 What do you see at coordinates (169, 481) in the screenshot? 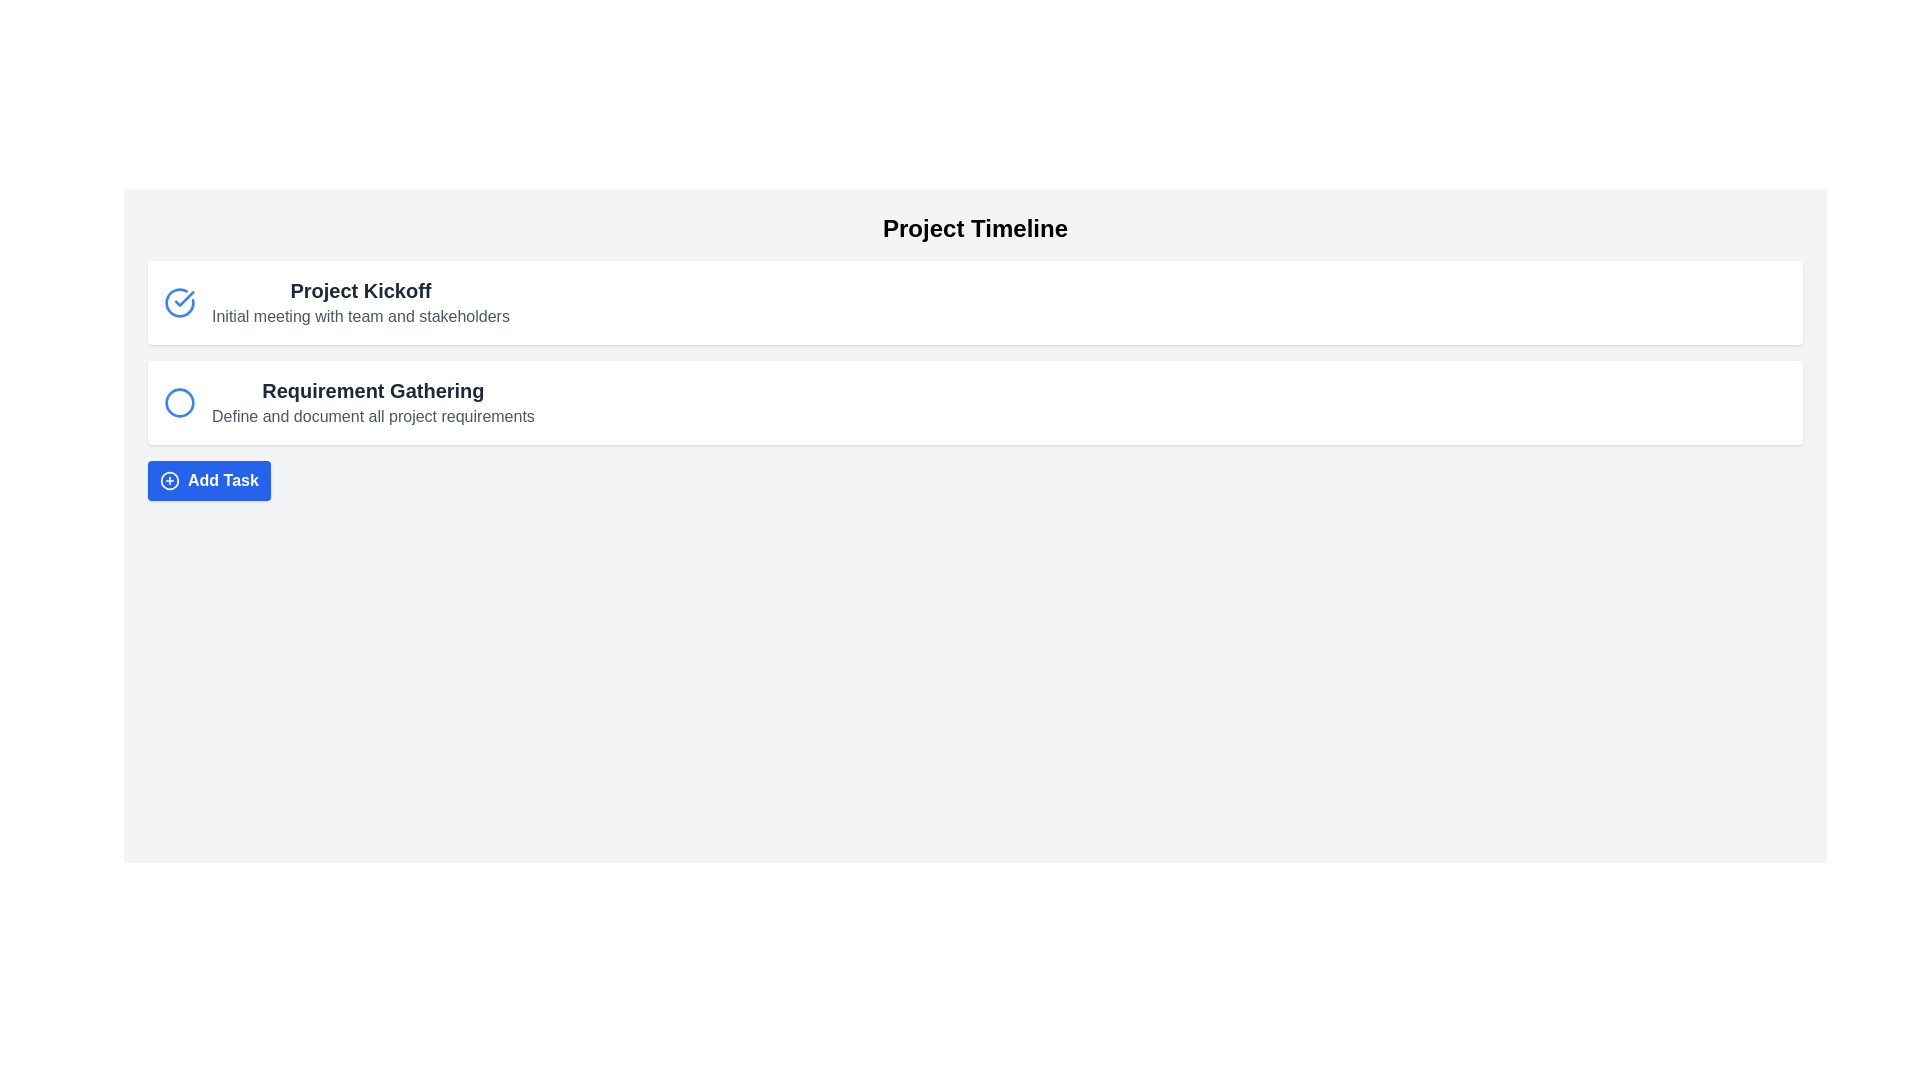
I see `the decorative circle within the 'Add Task' button located at the bottom-left of the task list` at bounding box center [169, 481].